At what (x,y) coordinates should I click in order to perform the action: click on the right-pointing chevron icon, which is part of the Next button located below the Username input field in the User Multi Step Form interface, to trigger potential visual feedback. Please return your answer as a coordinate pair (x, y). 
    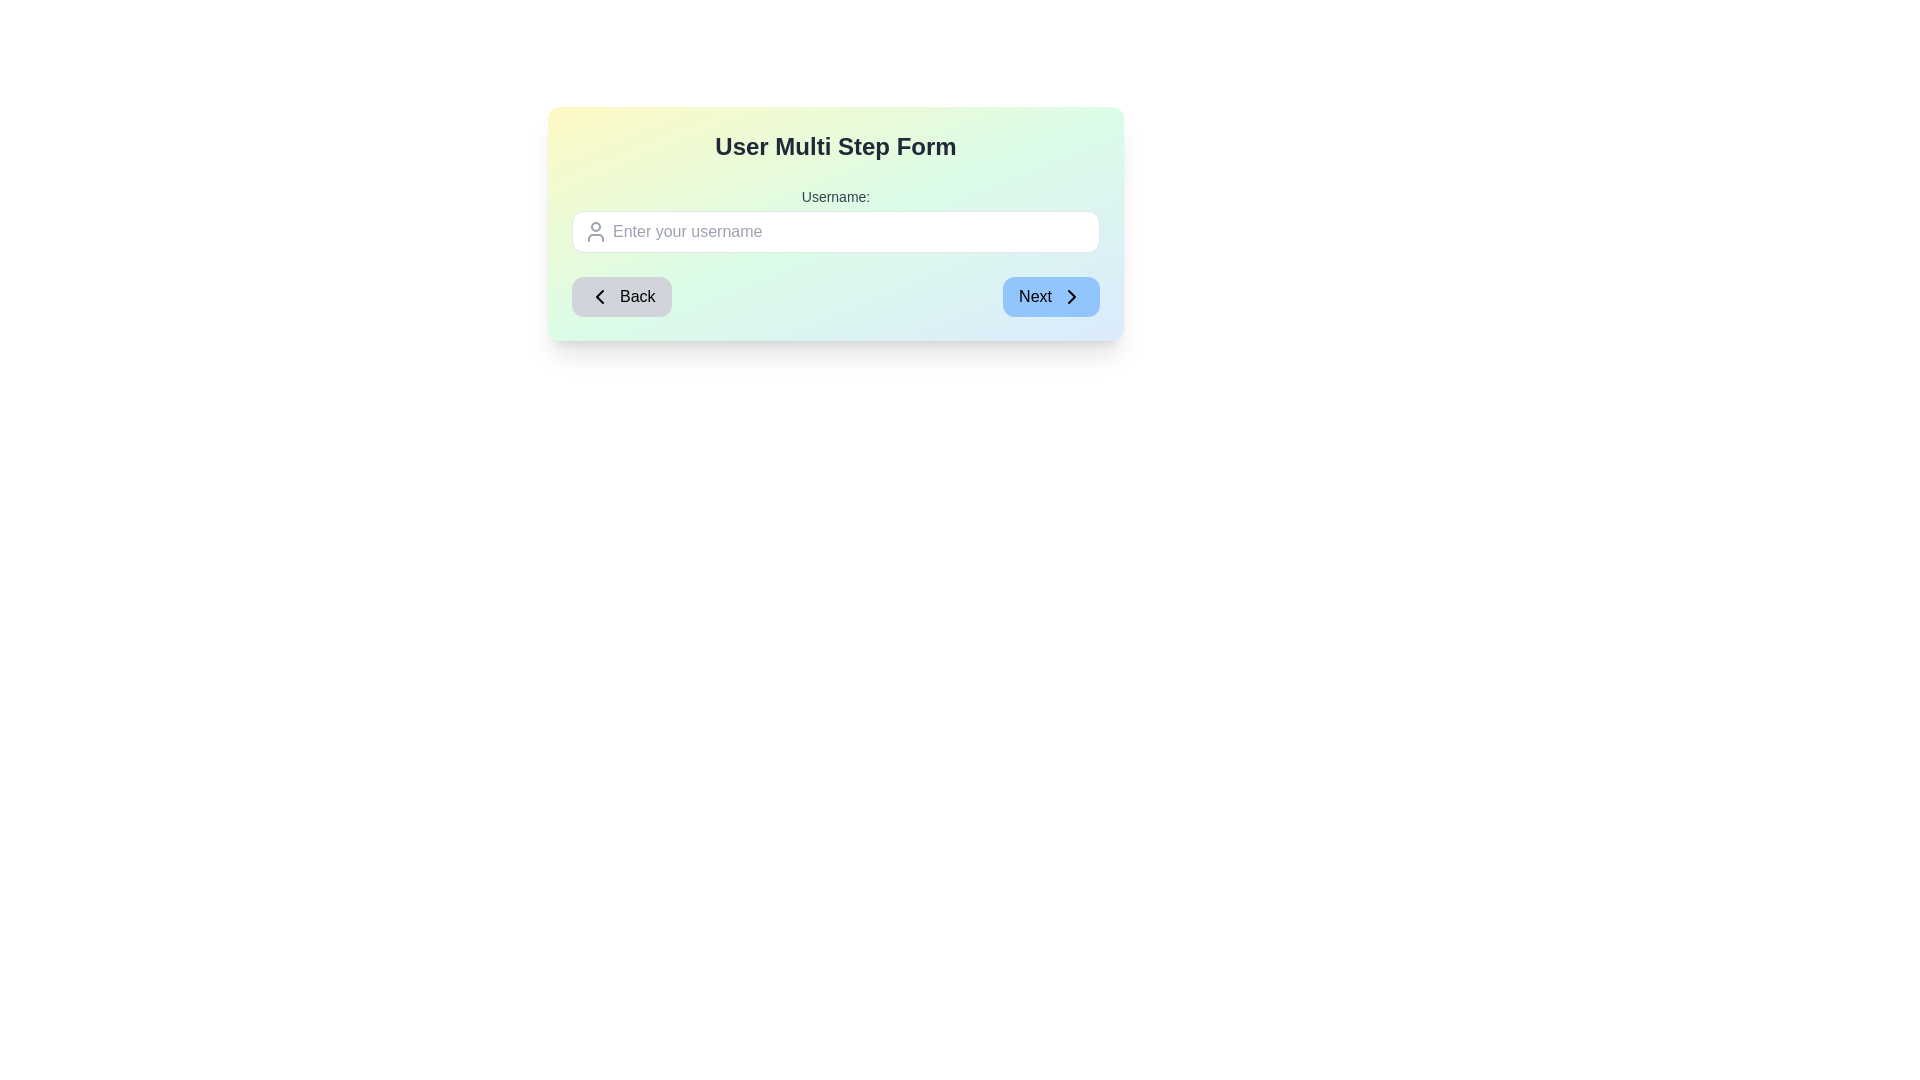
    Looking at the image, I should click on (1070, 297).